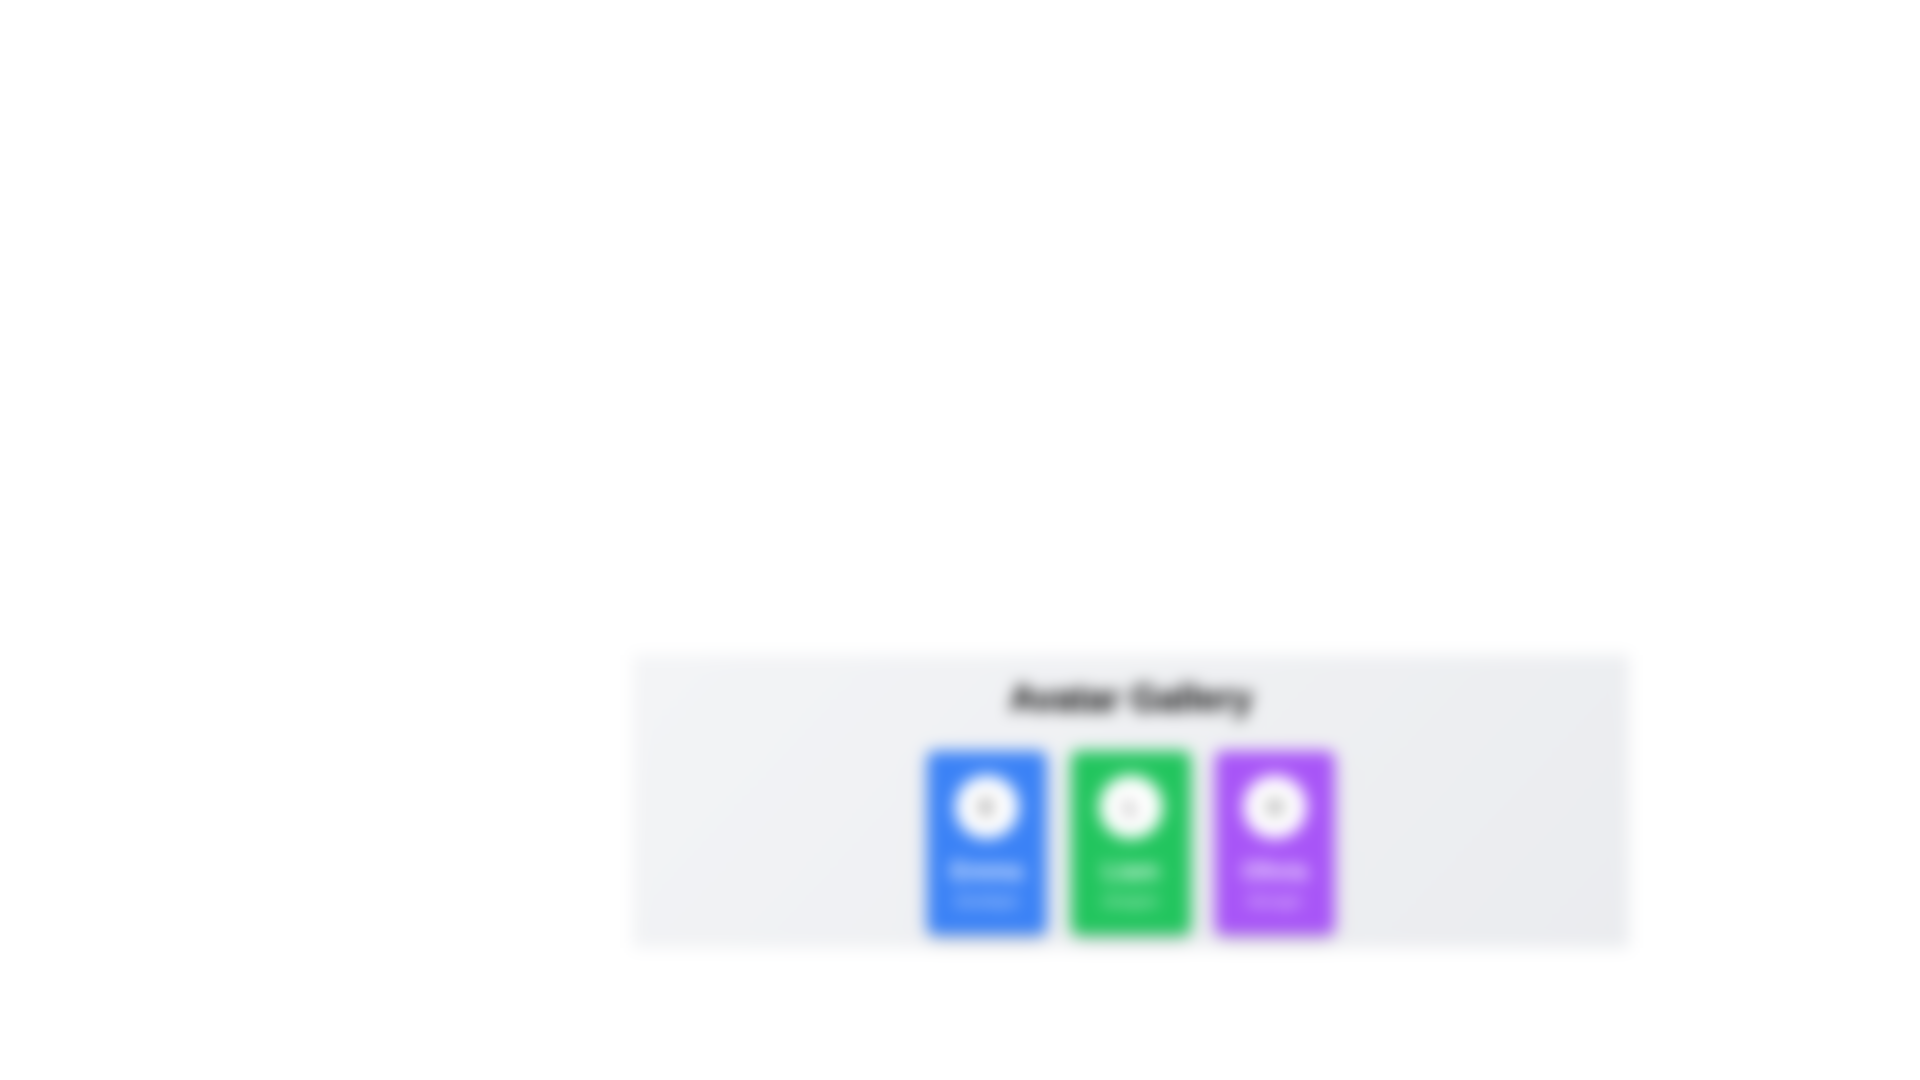  I want to click on on the Profile Card featuring the name 'Liam' and the subtext 'Designer' which is the middle card in the Avatar Gallery section, so click(1129, 843).